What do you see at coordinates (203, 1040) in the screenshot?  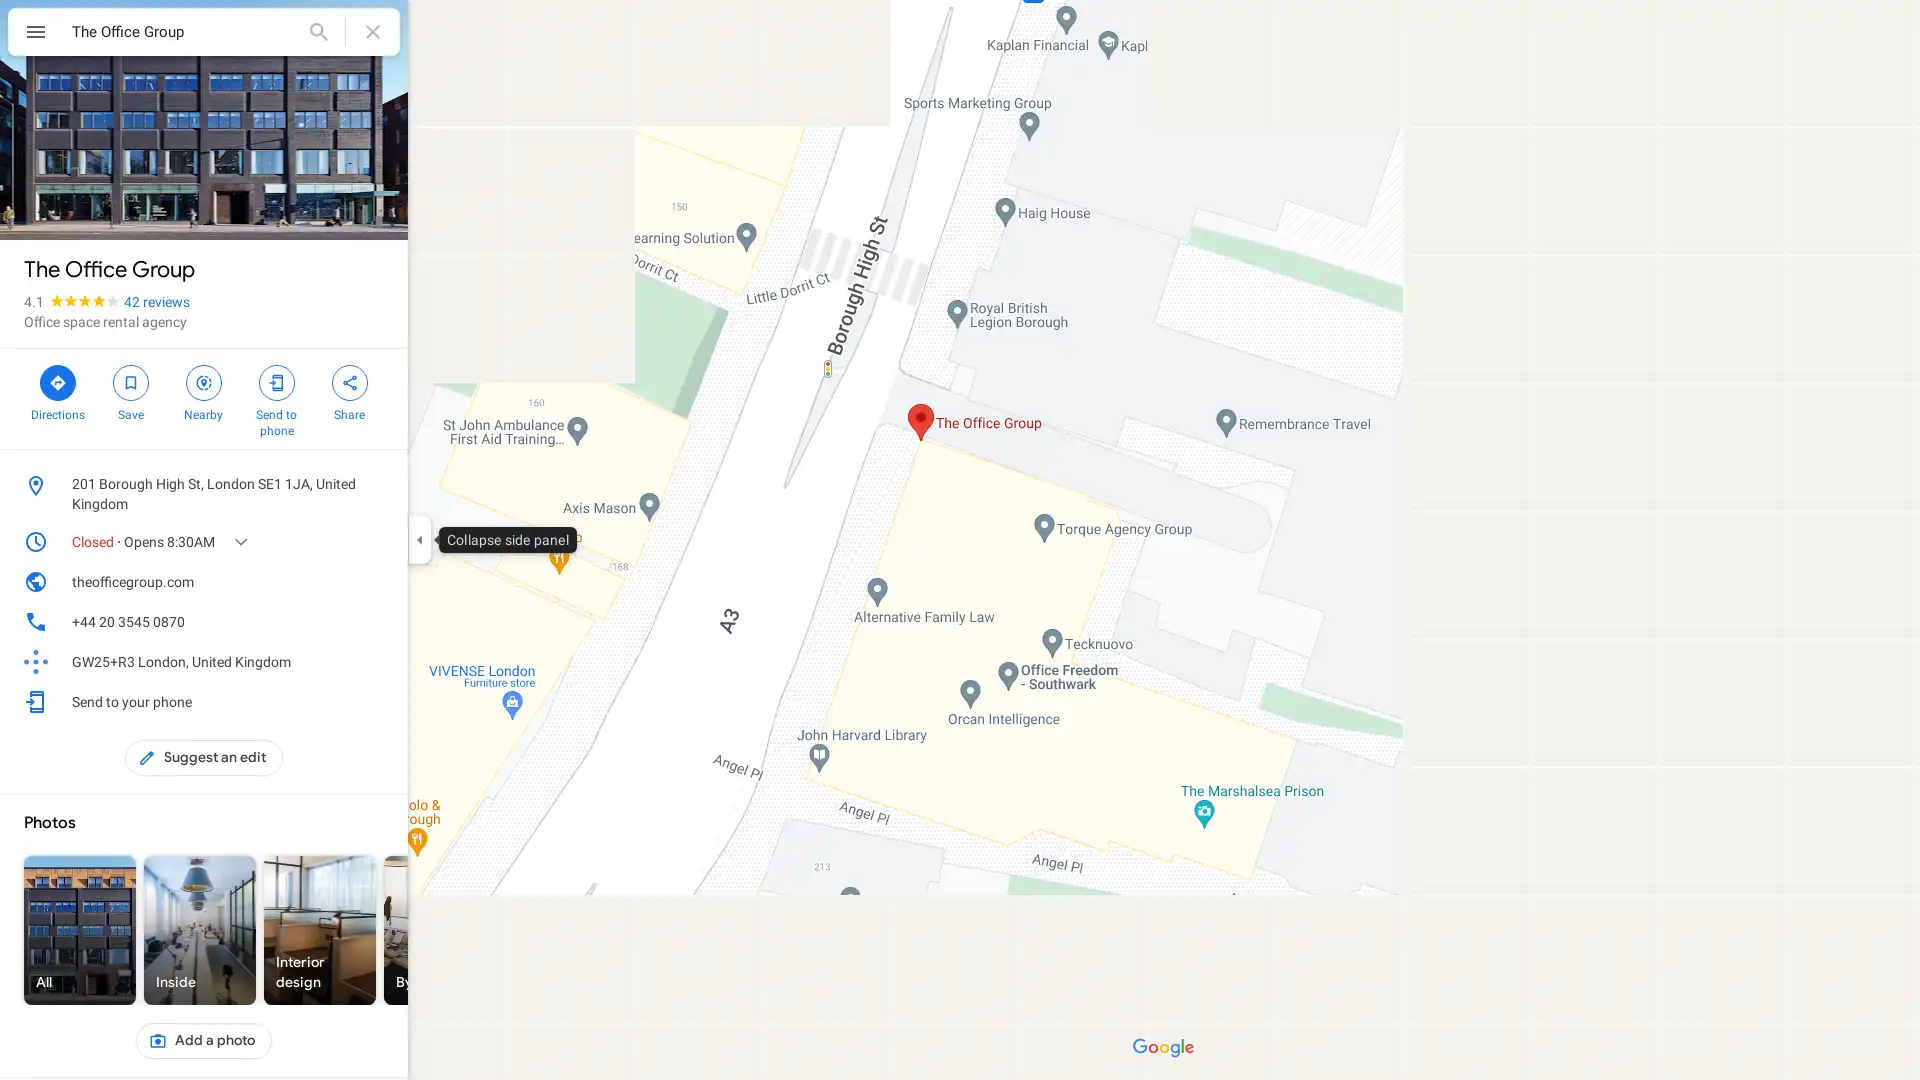 I see `Add a photo` at bounding box center [203, 1040].